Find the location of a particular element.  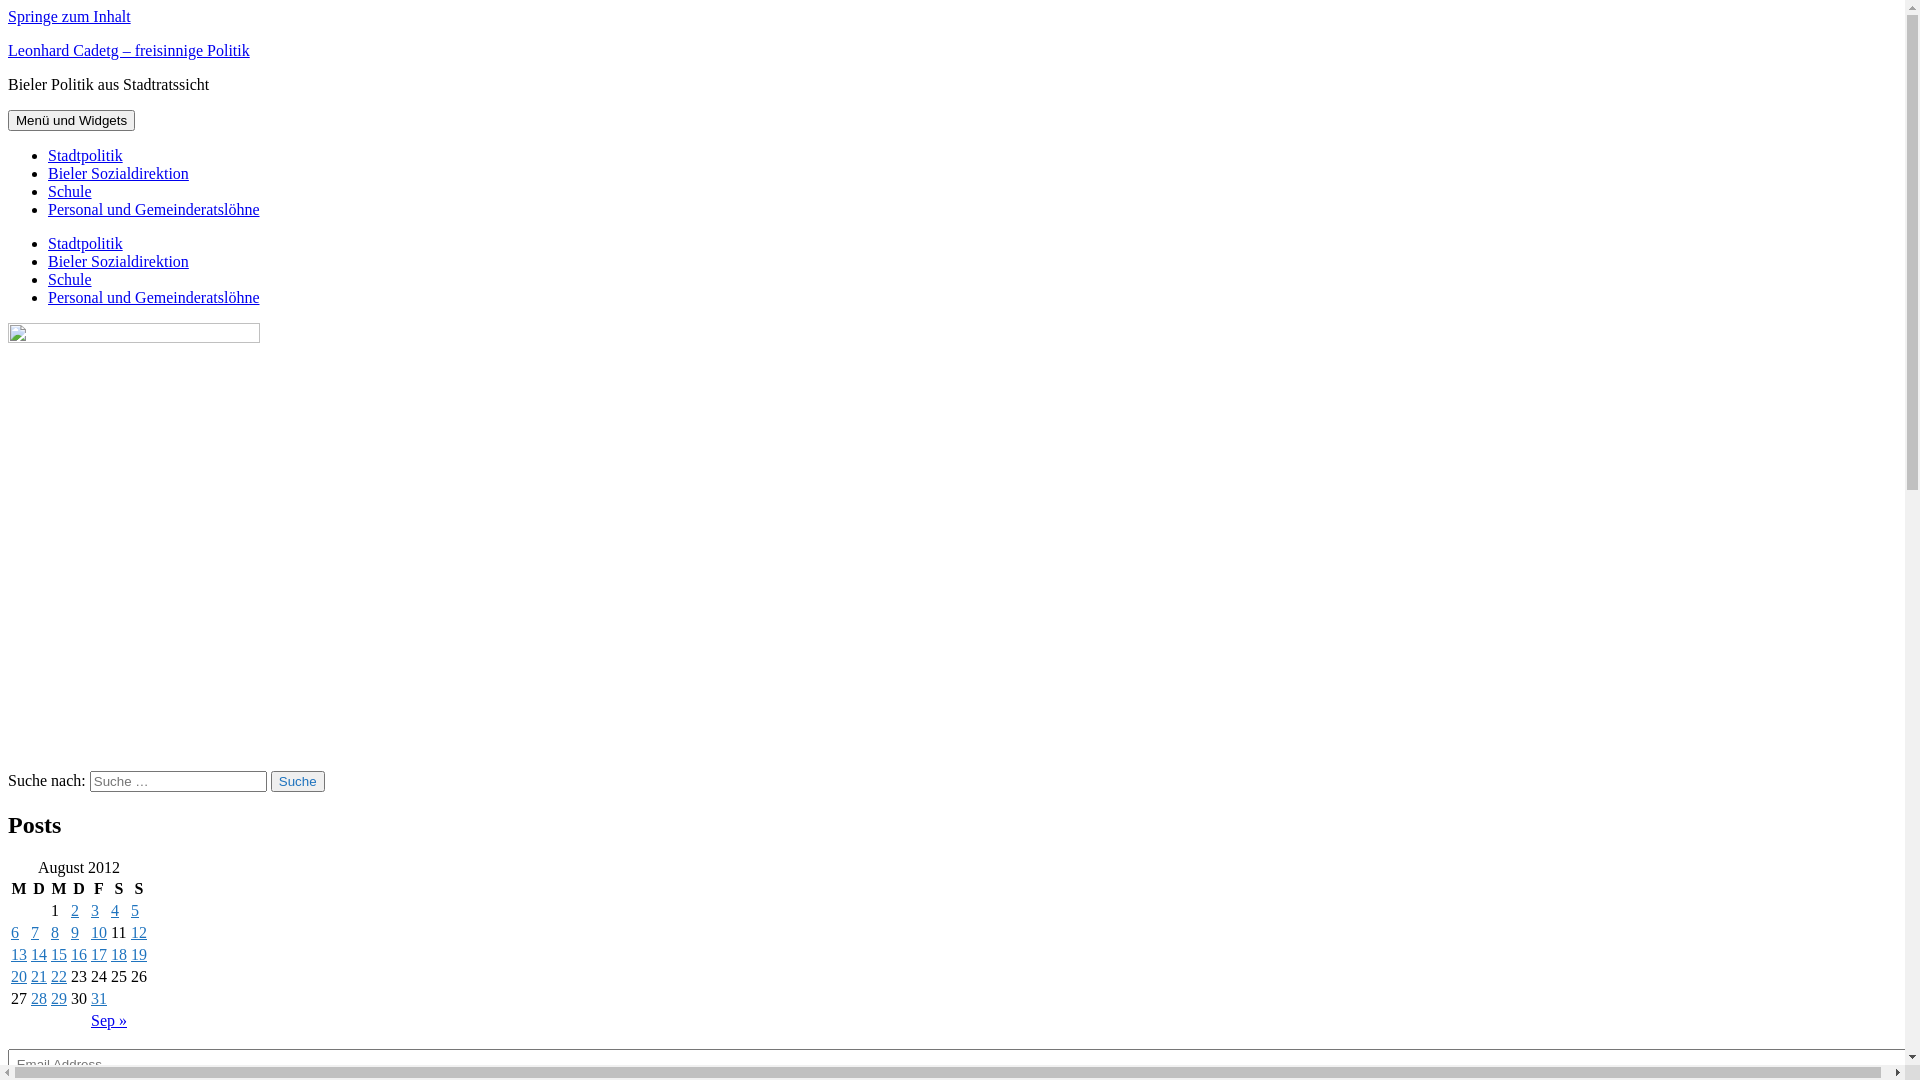

'29' is located at coordinates (51, 998).